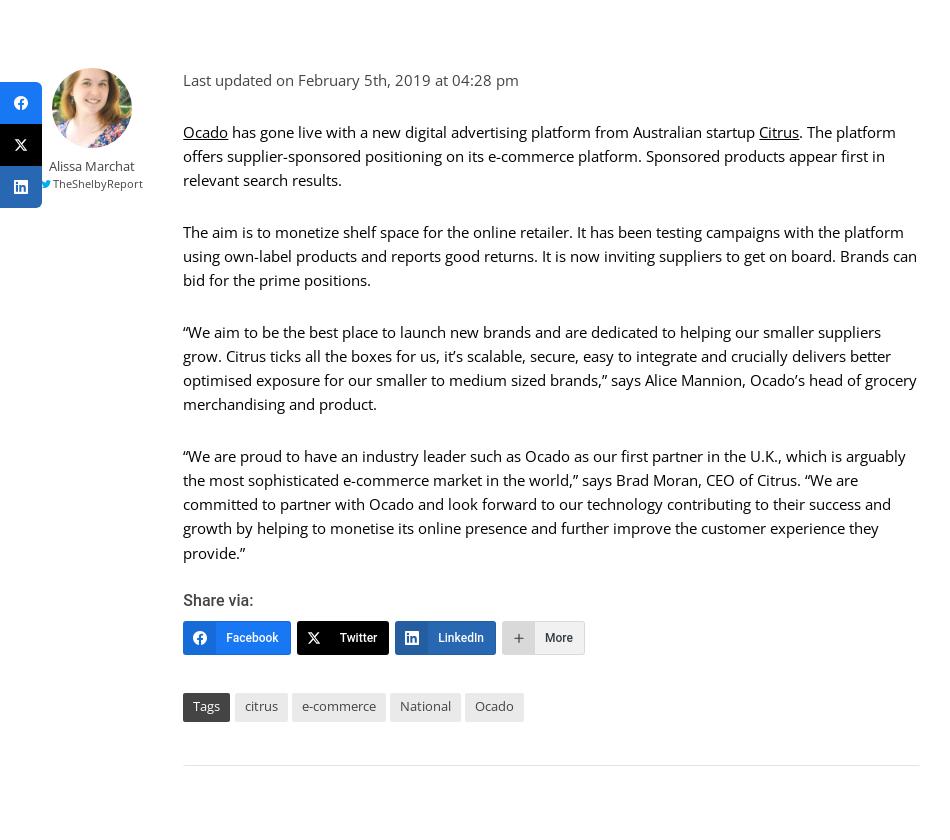  I want to click on 'Alissa Marchat', so click(91, 164).